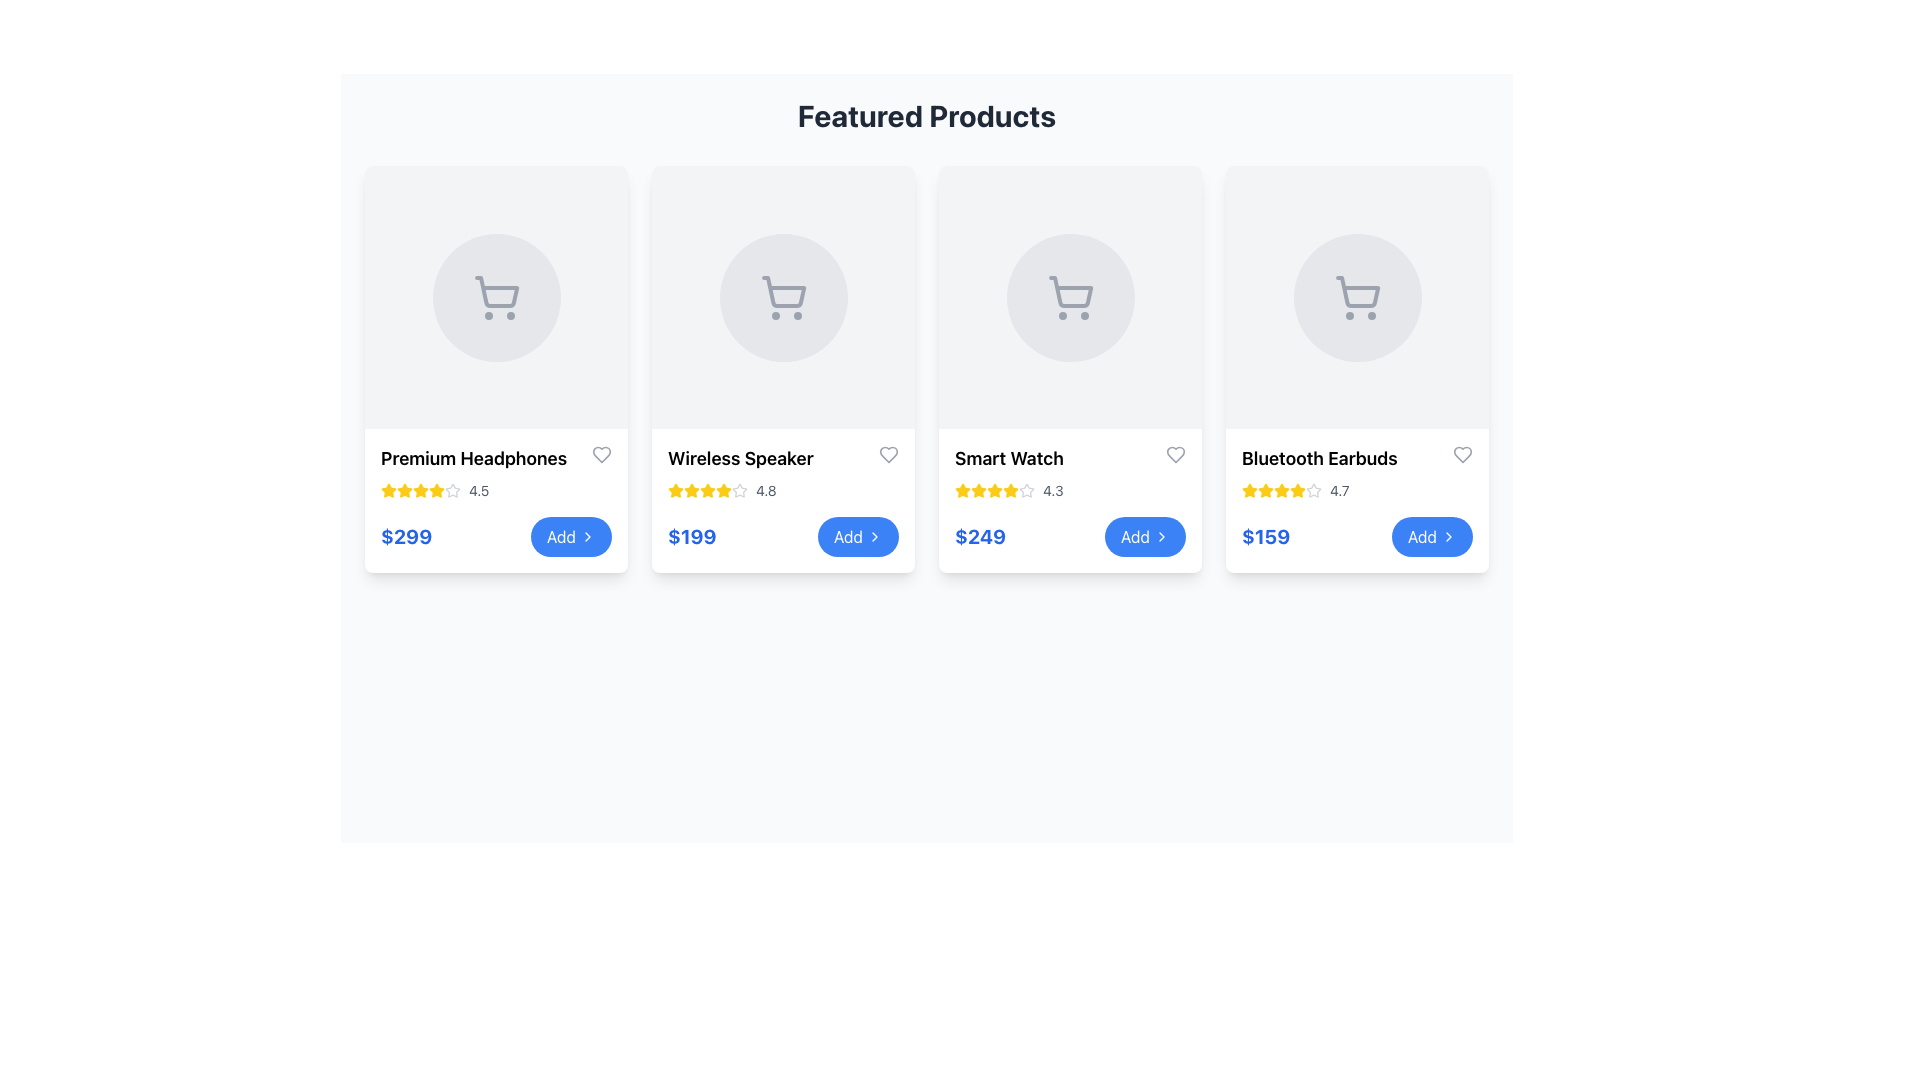 The width and height of the screenshot is (1920, 1080). What do you see at coordinates (478, 490) in the screenshot?
I see `the text label displaying '4.5' in gray font, which is part of the rating widget under the product card labeled 'Premium Headphones'` at bounding box center [478, 490].